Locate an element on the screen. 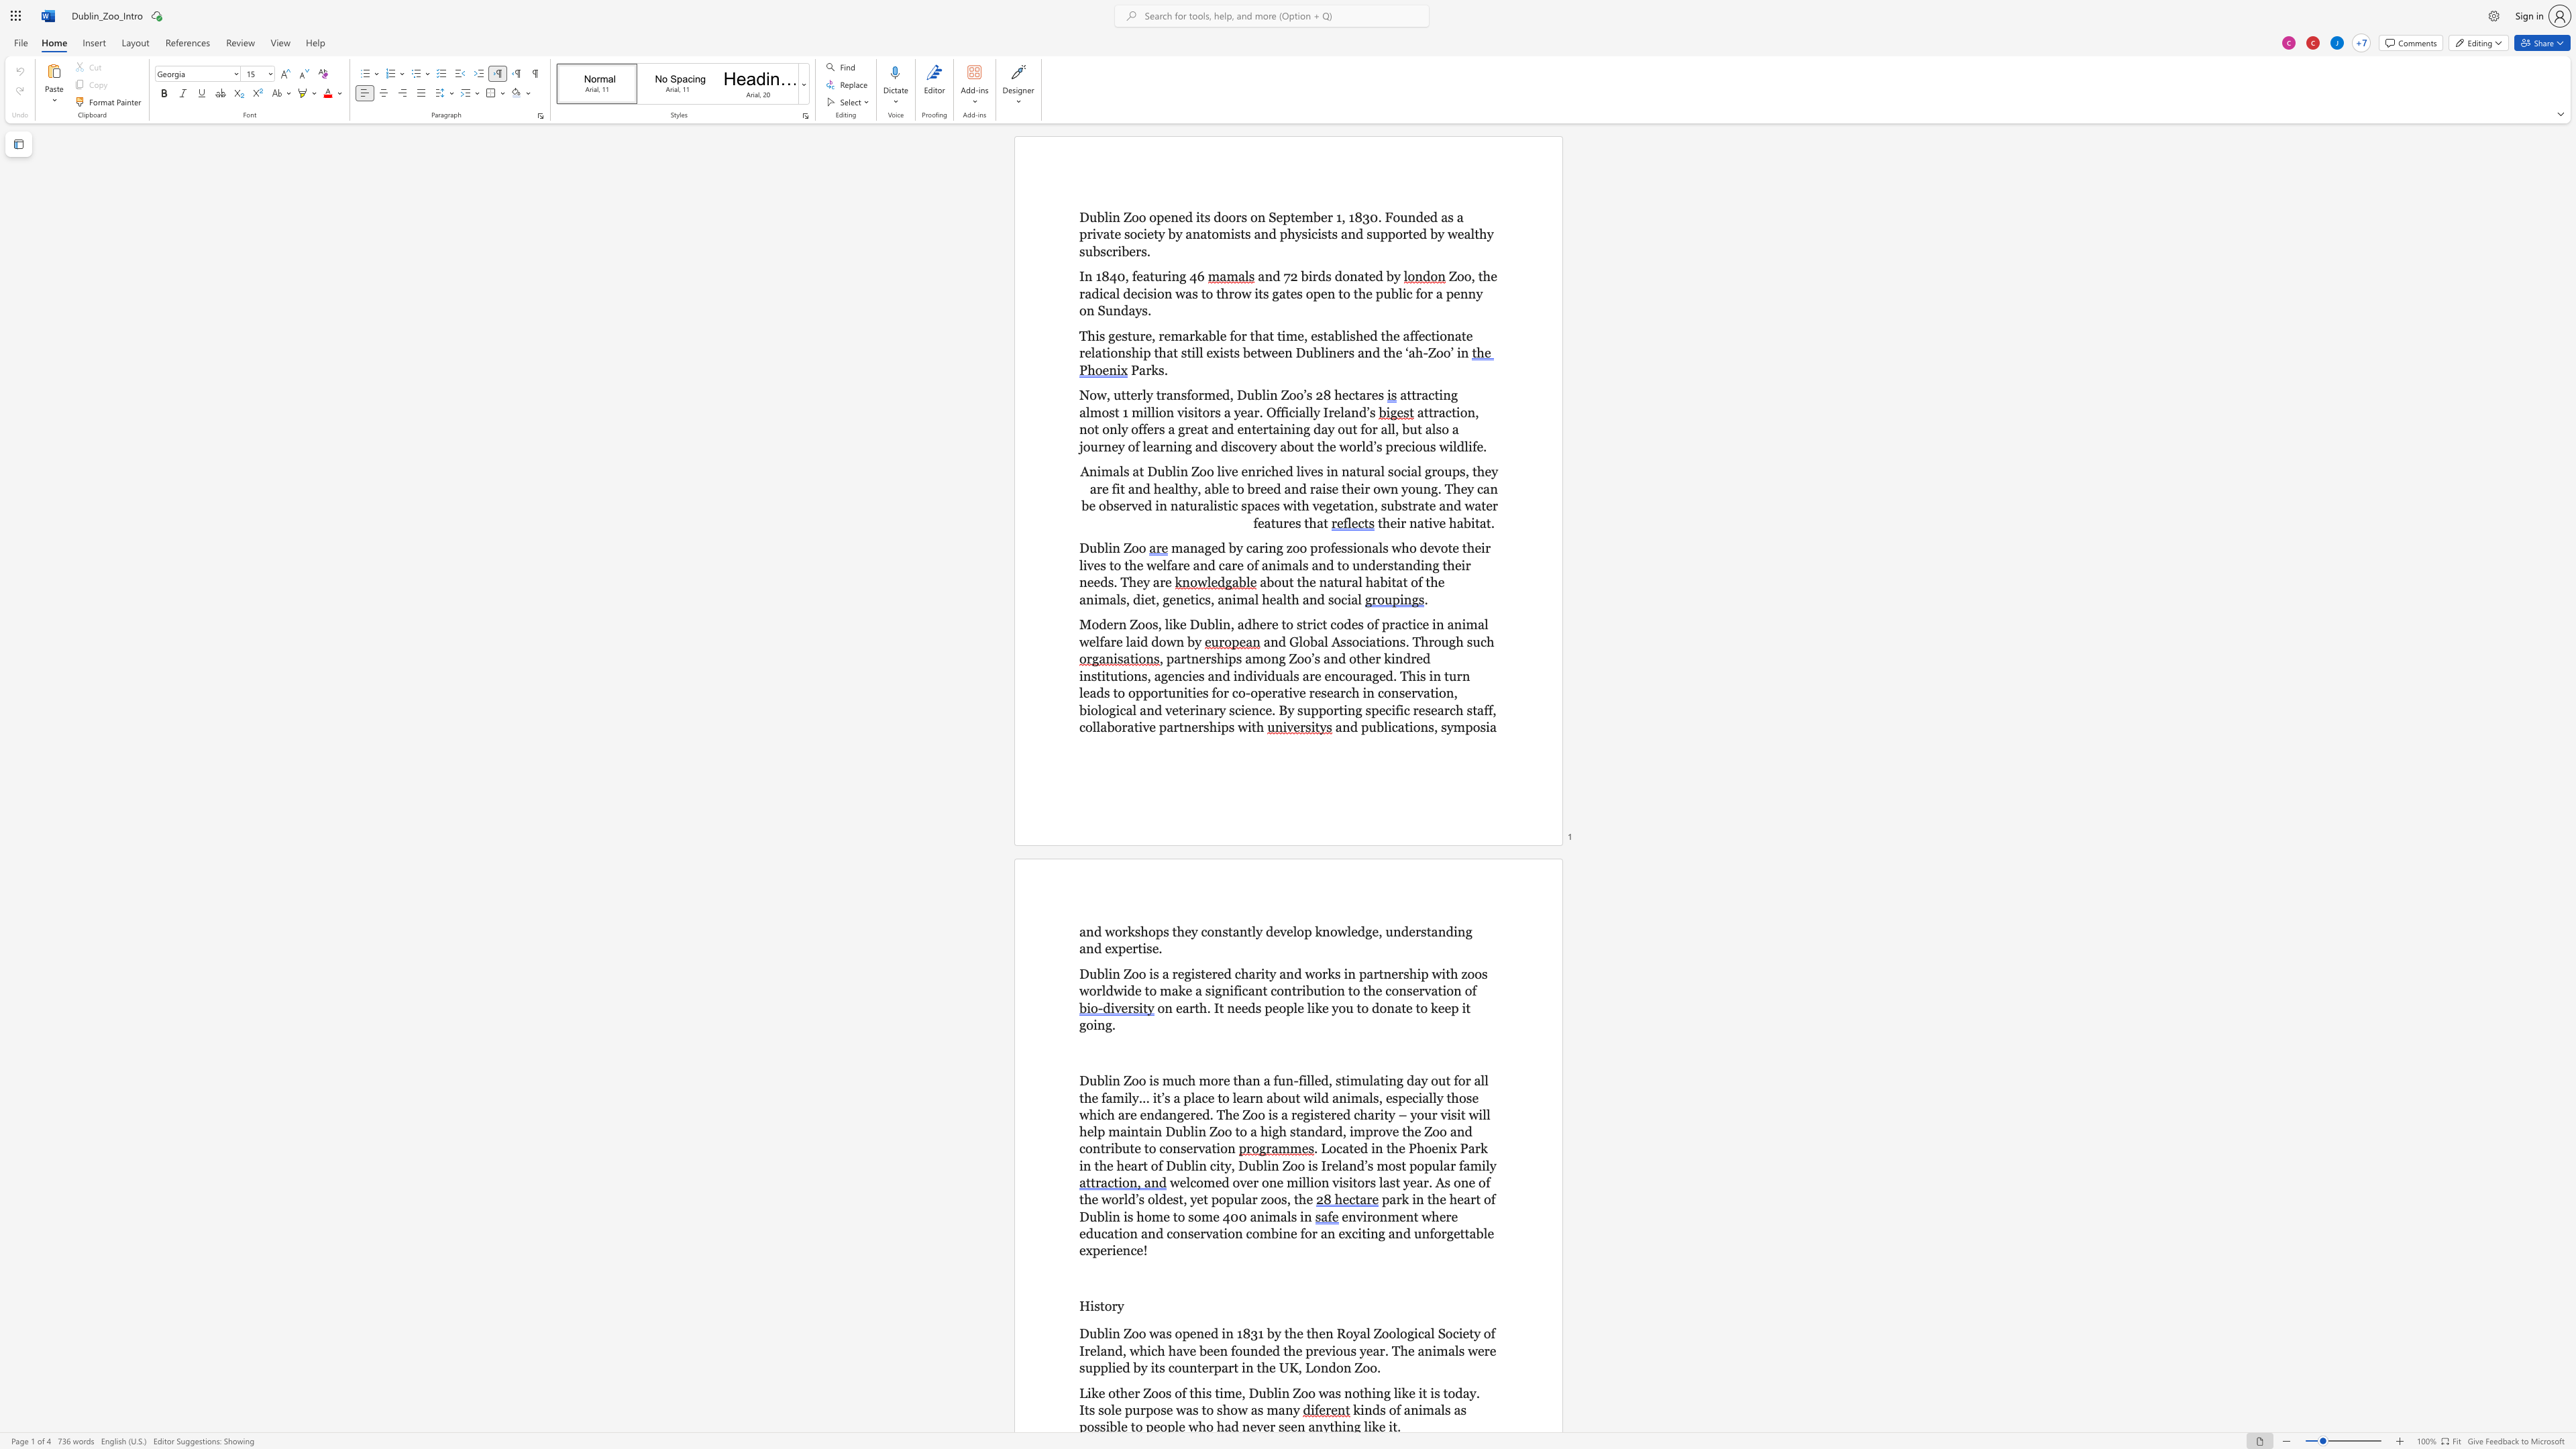 Image resolution: width=2576 pixels, height=1449 pixels. the space between the continuous character "u" and "n" in the text is located at coordinates (1392, 932).